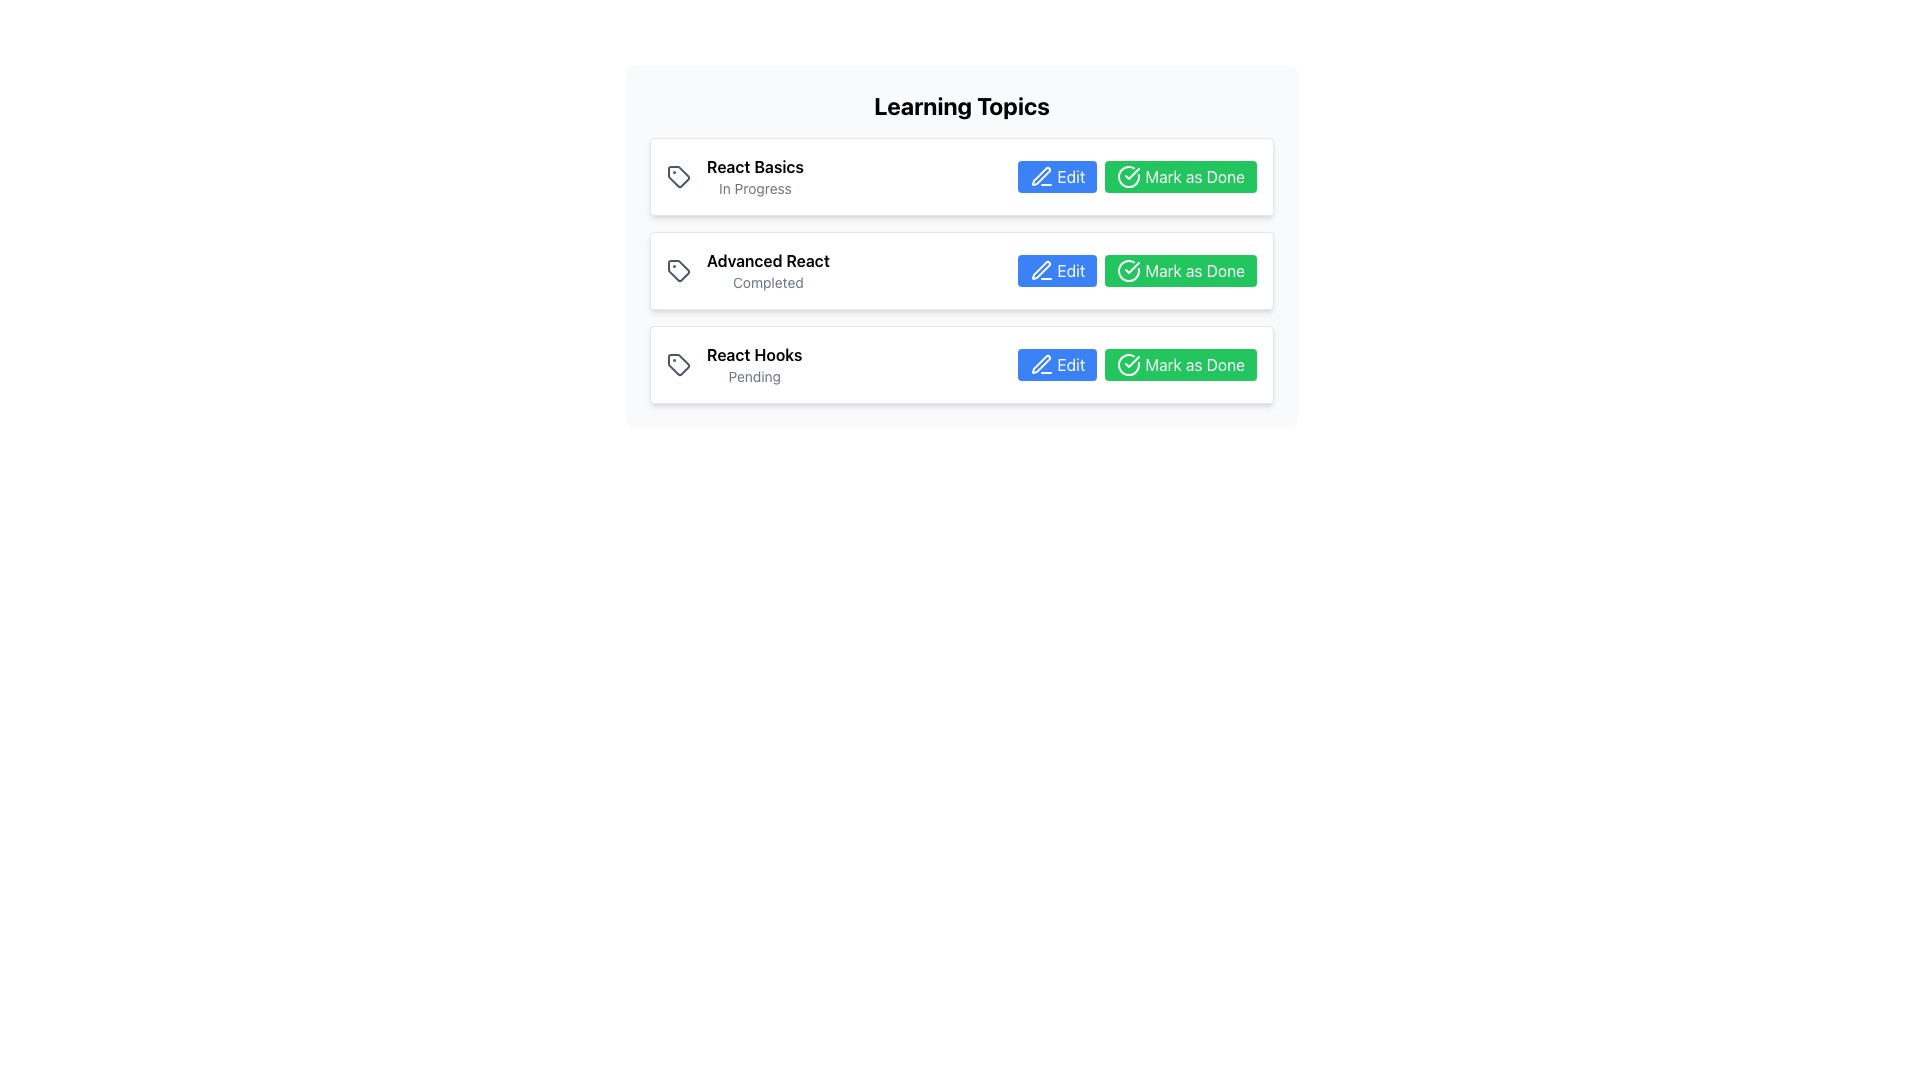 The image size is (1920, 1080). I want to click on the static text label that identifies the 'Advanced React' learning module, located in the middle row of the Learning Topics list, above the 'Completed' status text, so click(767, 260).